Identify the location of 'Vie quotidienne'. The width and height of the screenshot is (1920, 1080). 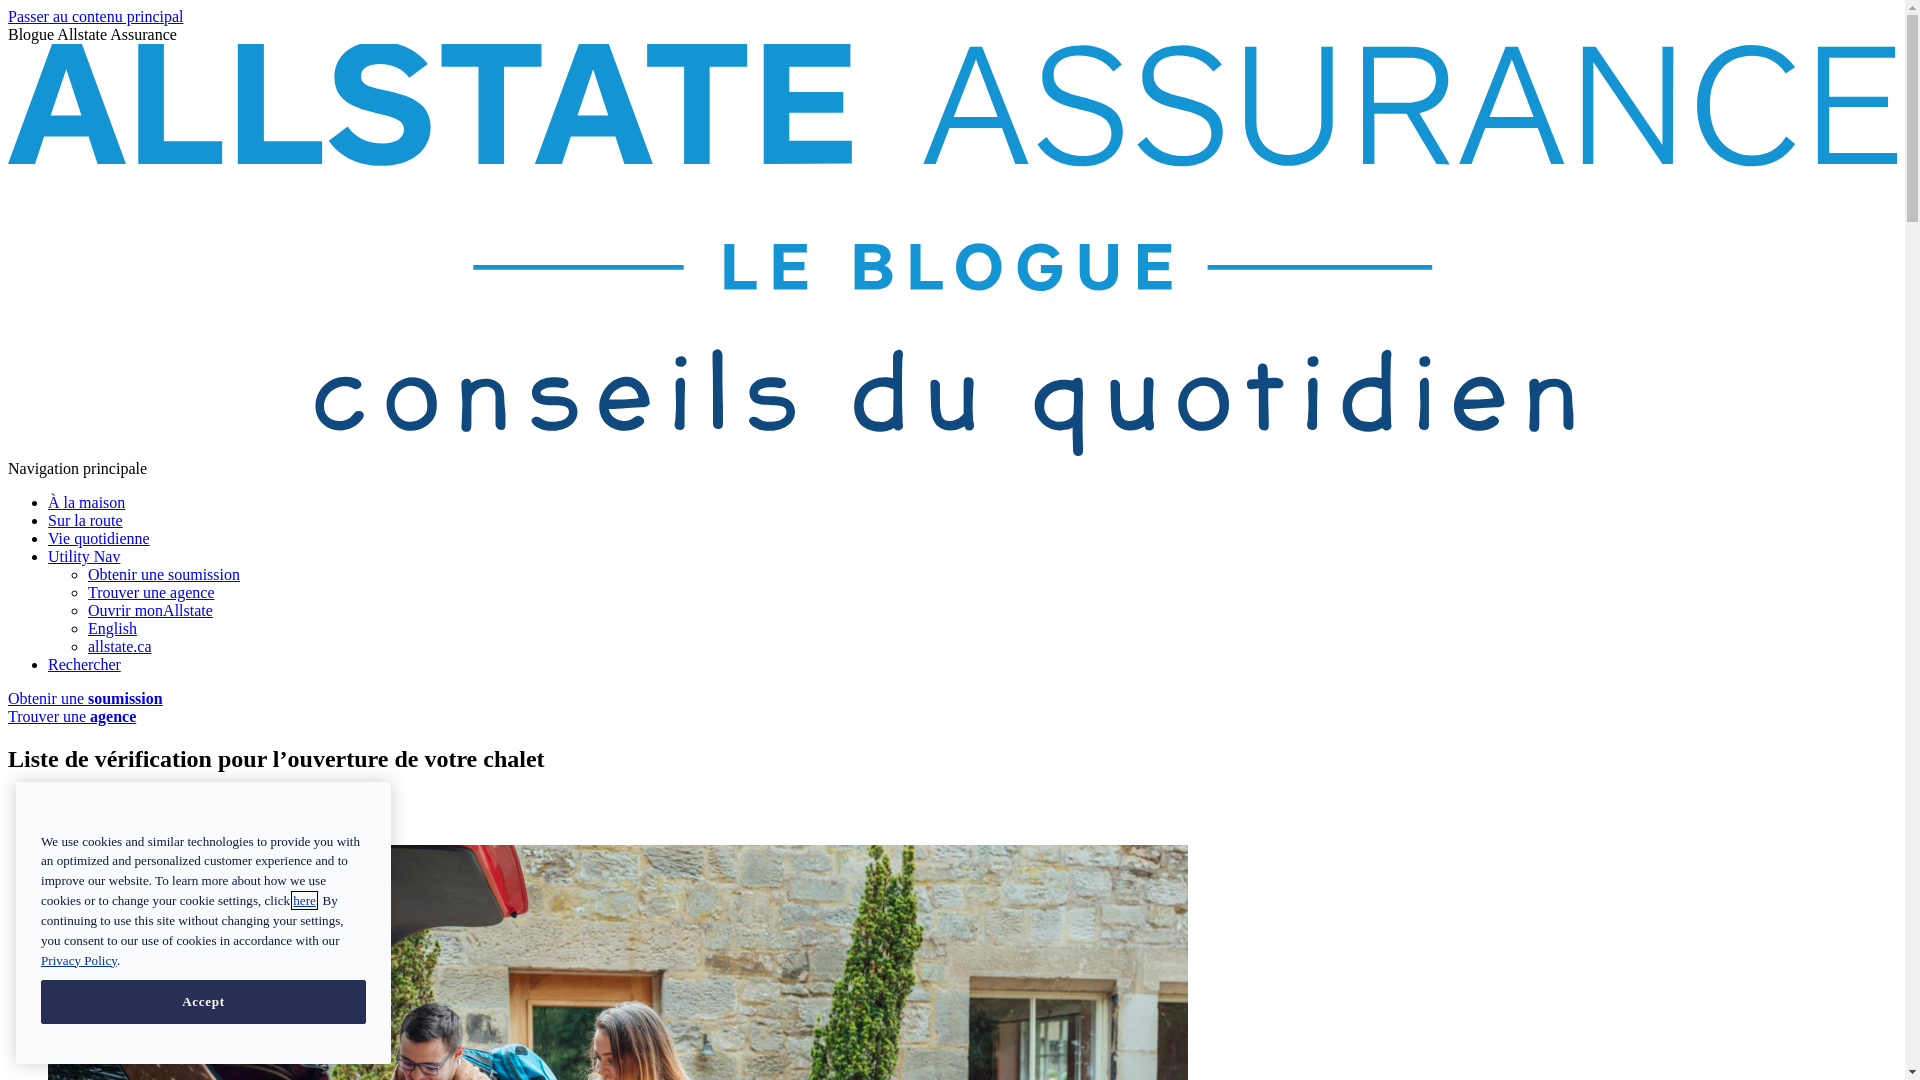
(98, 537).